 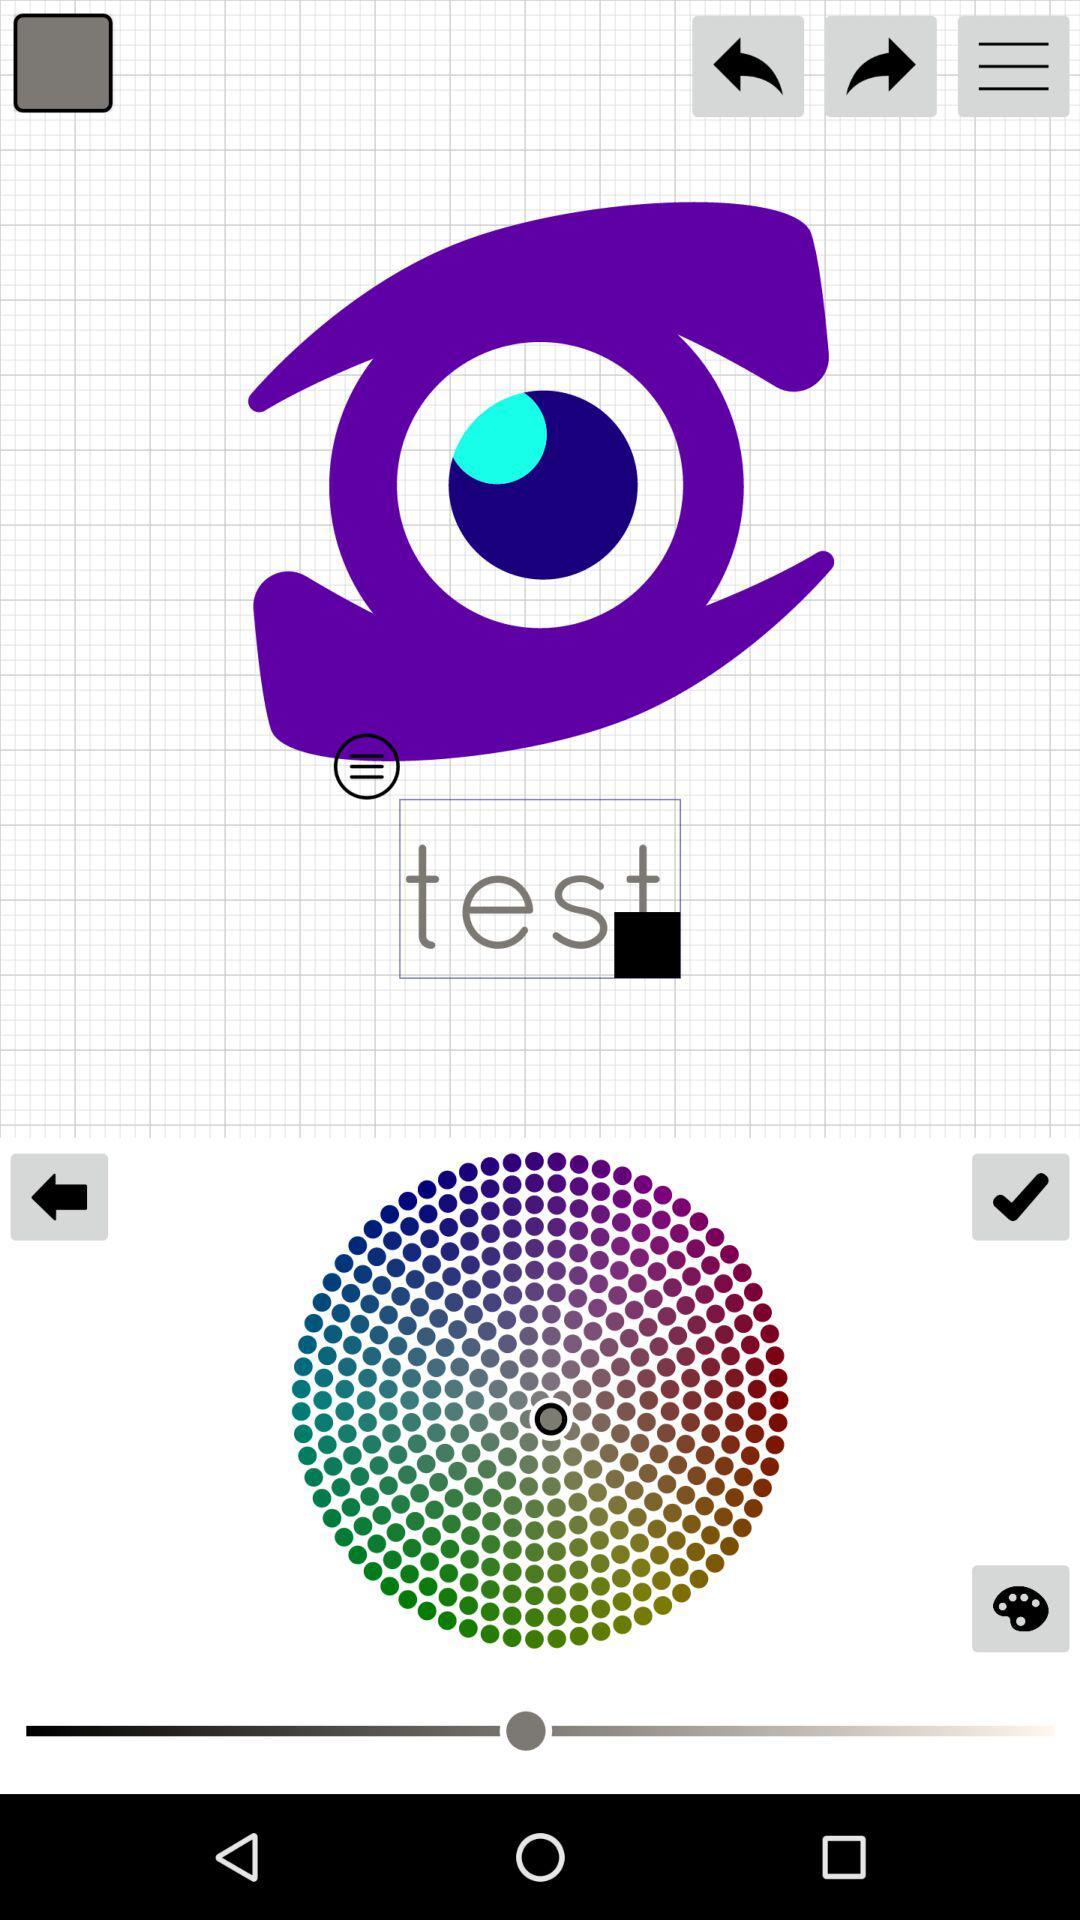 What do you see at coordinates (1020, 1196) in the screenshot?
I see `the check icon` at bounding box center [1020, 1196].